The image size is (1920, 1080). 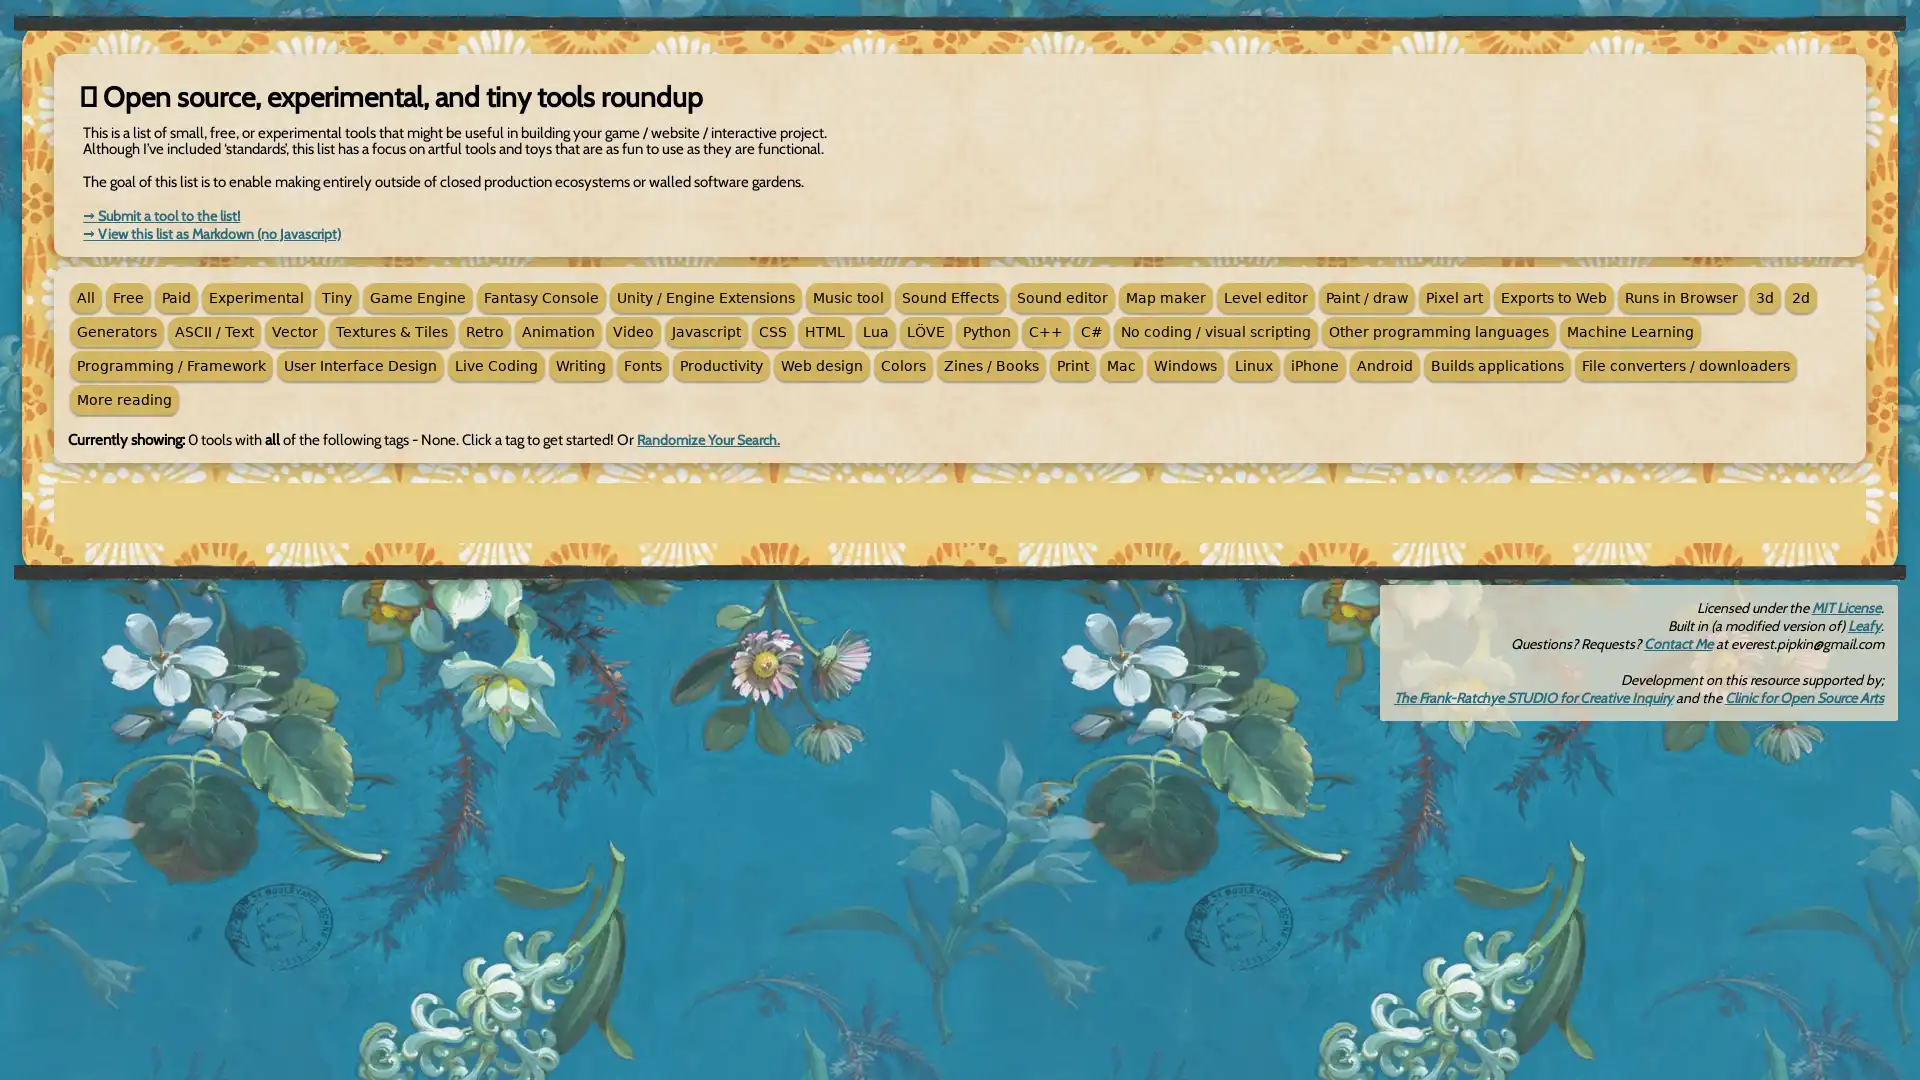 What do you see at coordinates (127, 297) in the screenshot?
I see `Free` at bounding box center [127, 297].